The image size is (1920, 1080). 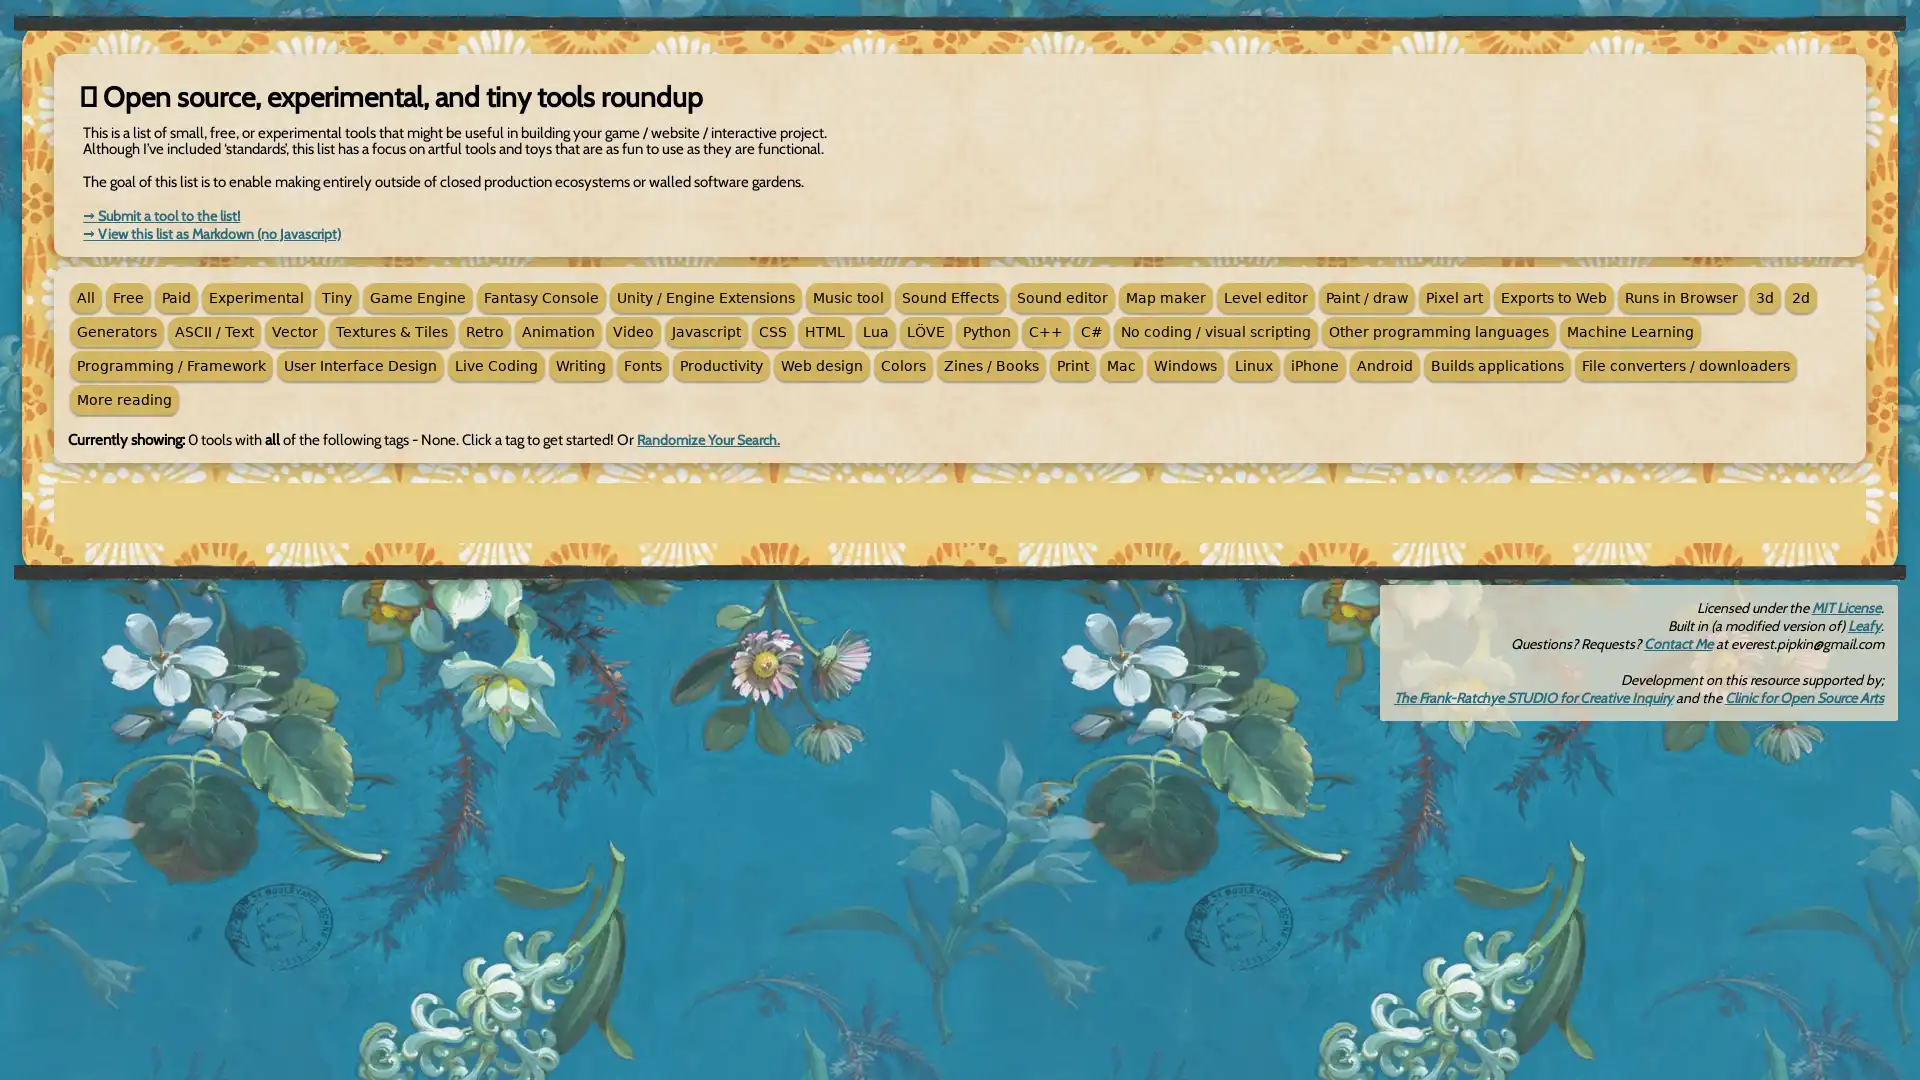 What do you see at coordinates (127, 297) in the screenshot?
I see `Free` at bounding box center [127, 297].